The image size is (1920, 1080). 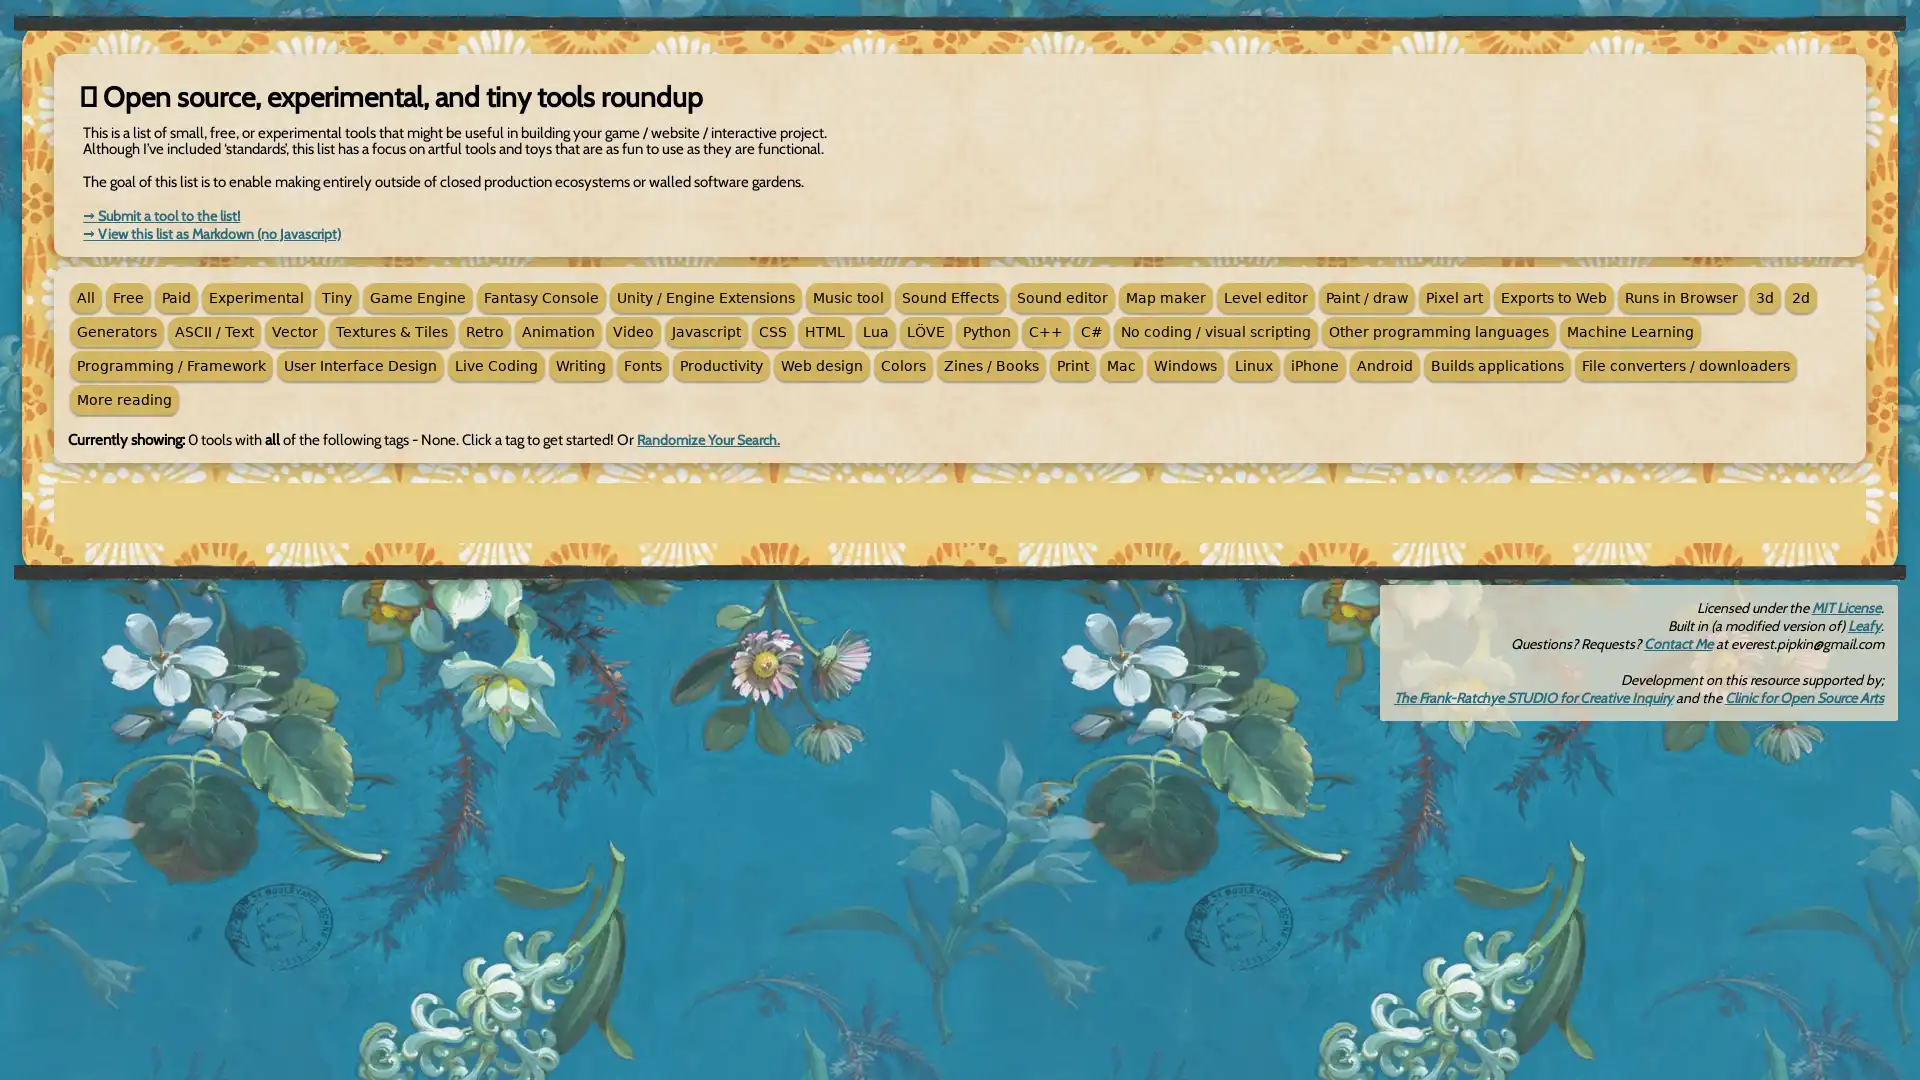 What do you see at coordinates (127, 297) in the screenshot?
I see `Free` at bounding box center [127, 297].